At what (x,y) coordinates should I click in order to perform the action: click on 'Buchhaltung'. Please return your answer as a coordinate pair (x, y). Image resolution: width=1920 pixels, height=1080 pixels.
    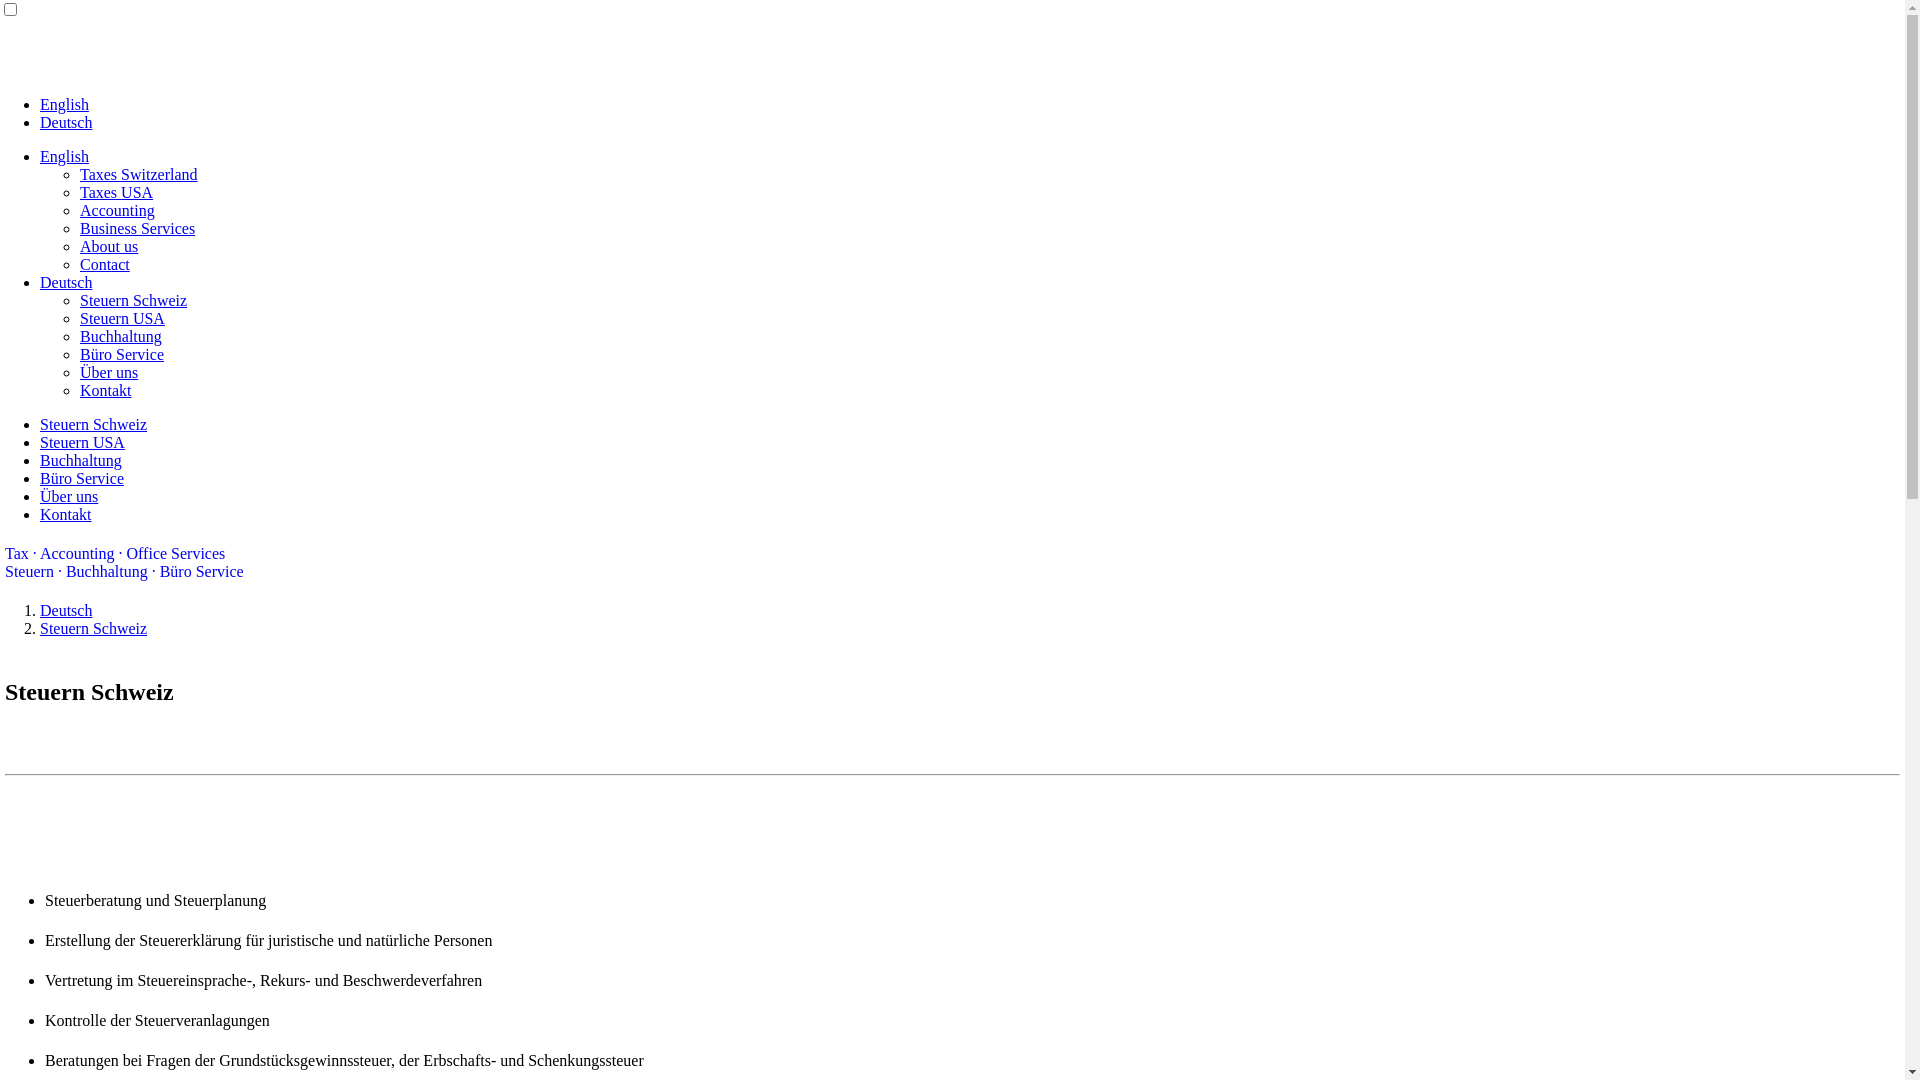
    Looking at the image, I should click on (119, 335).